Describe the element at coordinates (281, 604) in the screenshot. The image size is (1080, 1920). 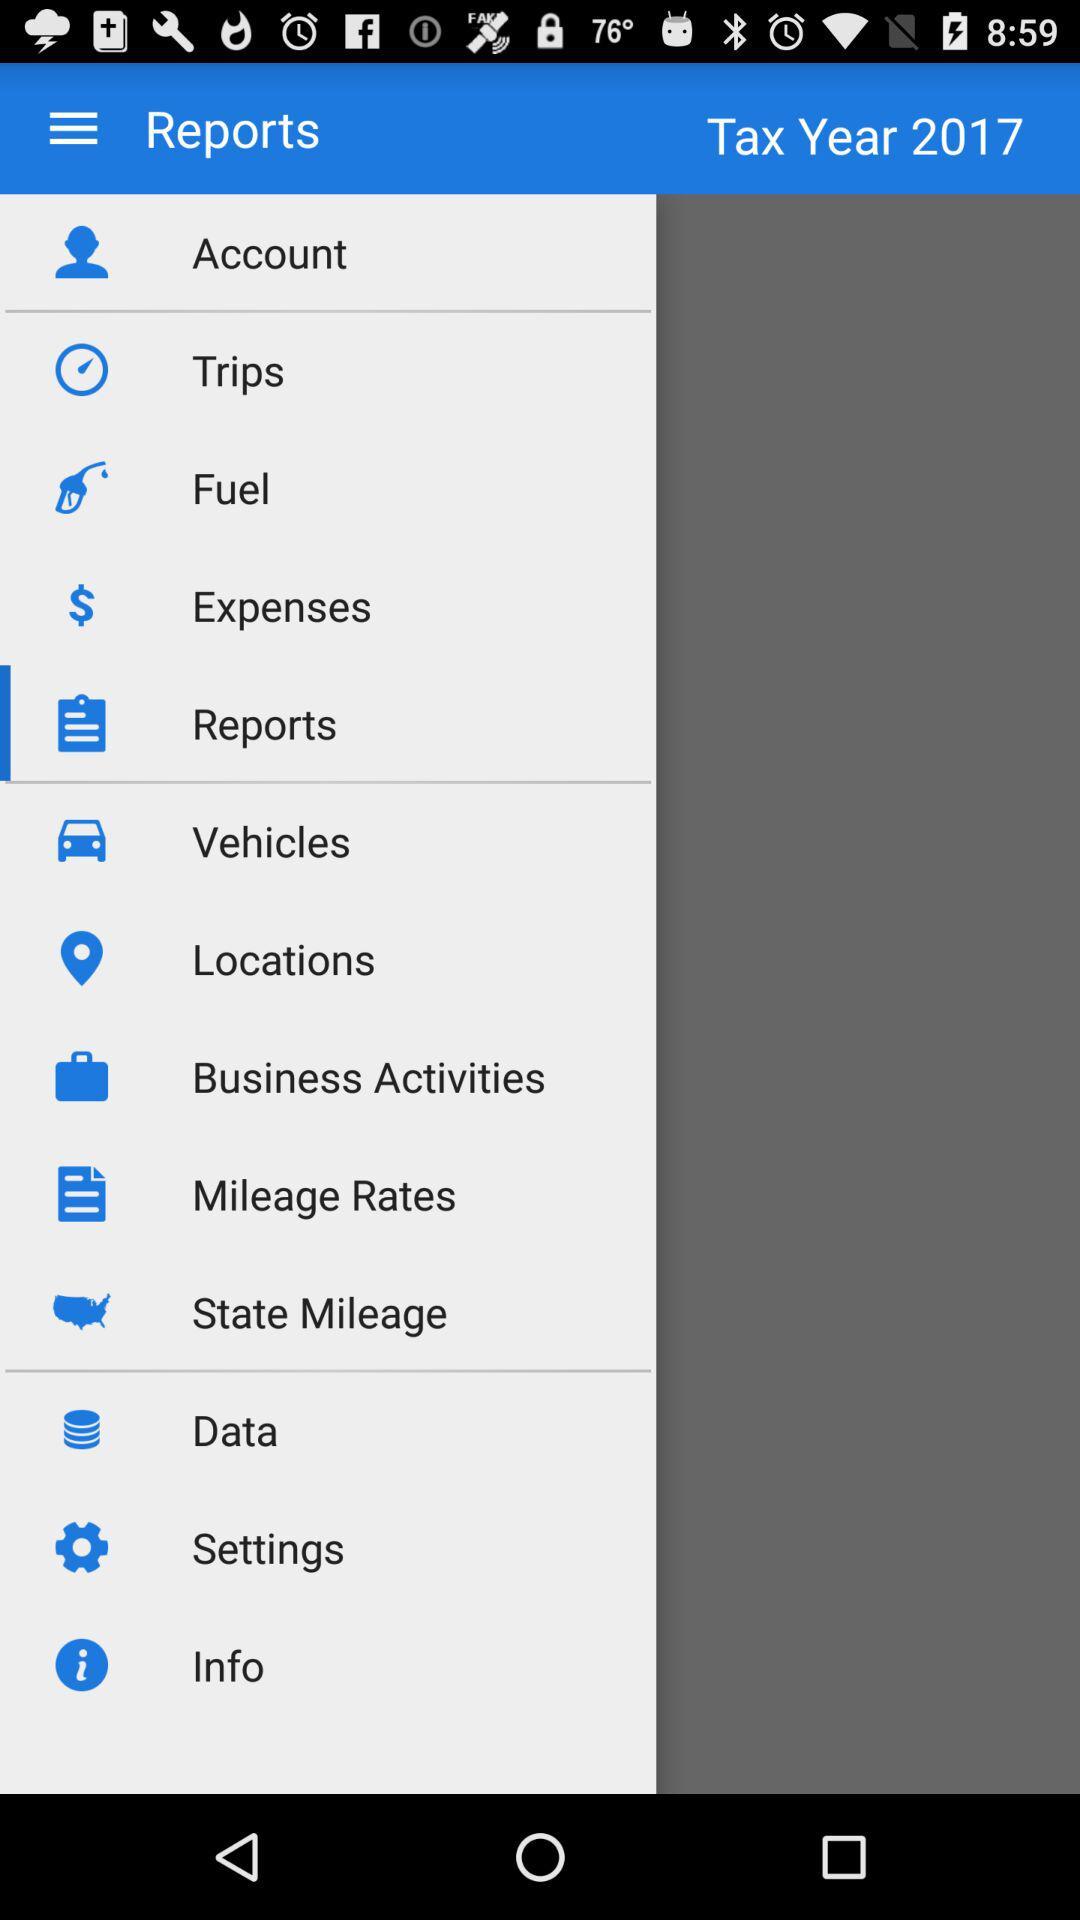
I see `expenses app` at that location.